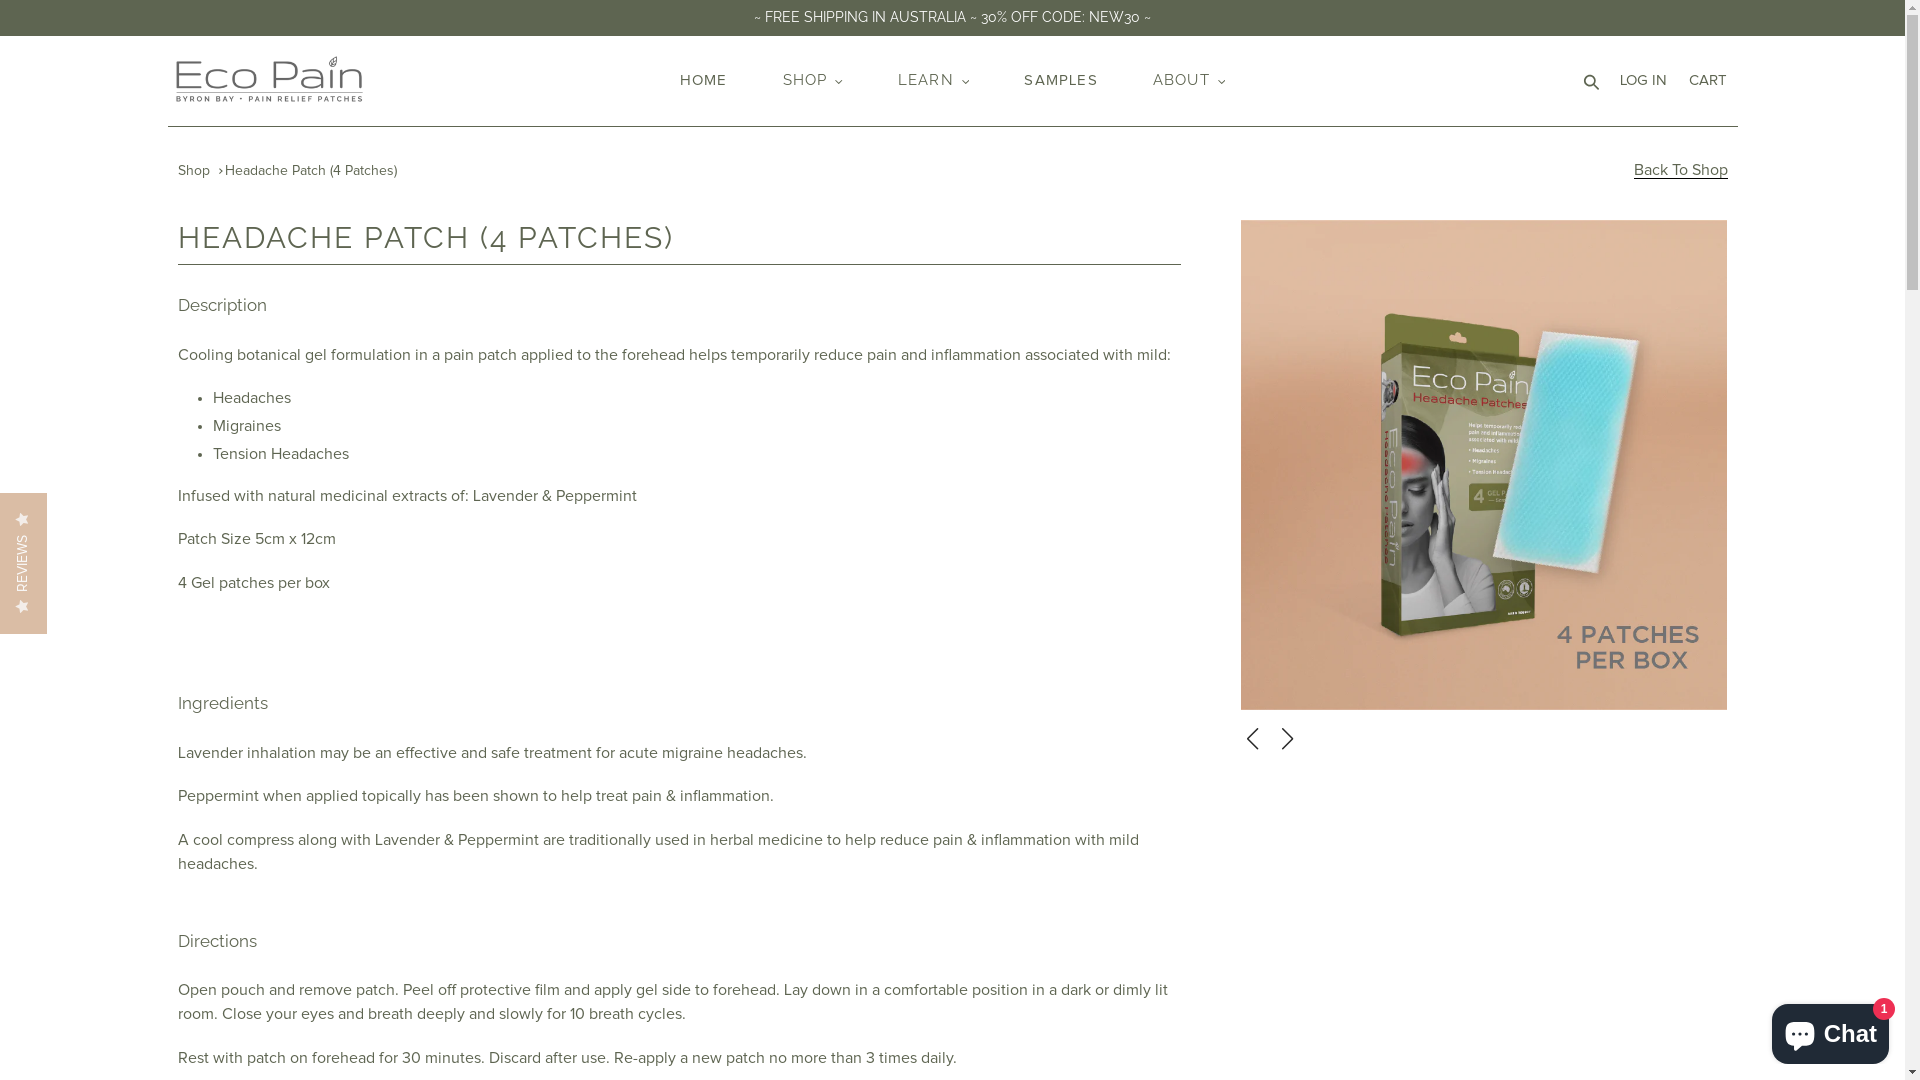  Describe the element at coordinates (1830, 1029) in the screenshot. I see `'Shopify online store chat'` at that location.